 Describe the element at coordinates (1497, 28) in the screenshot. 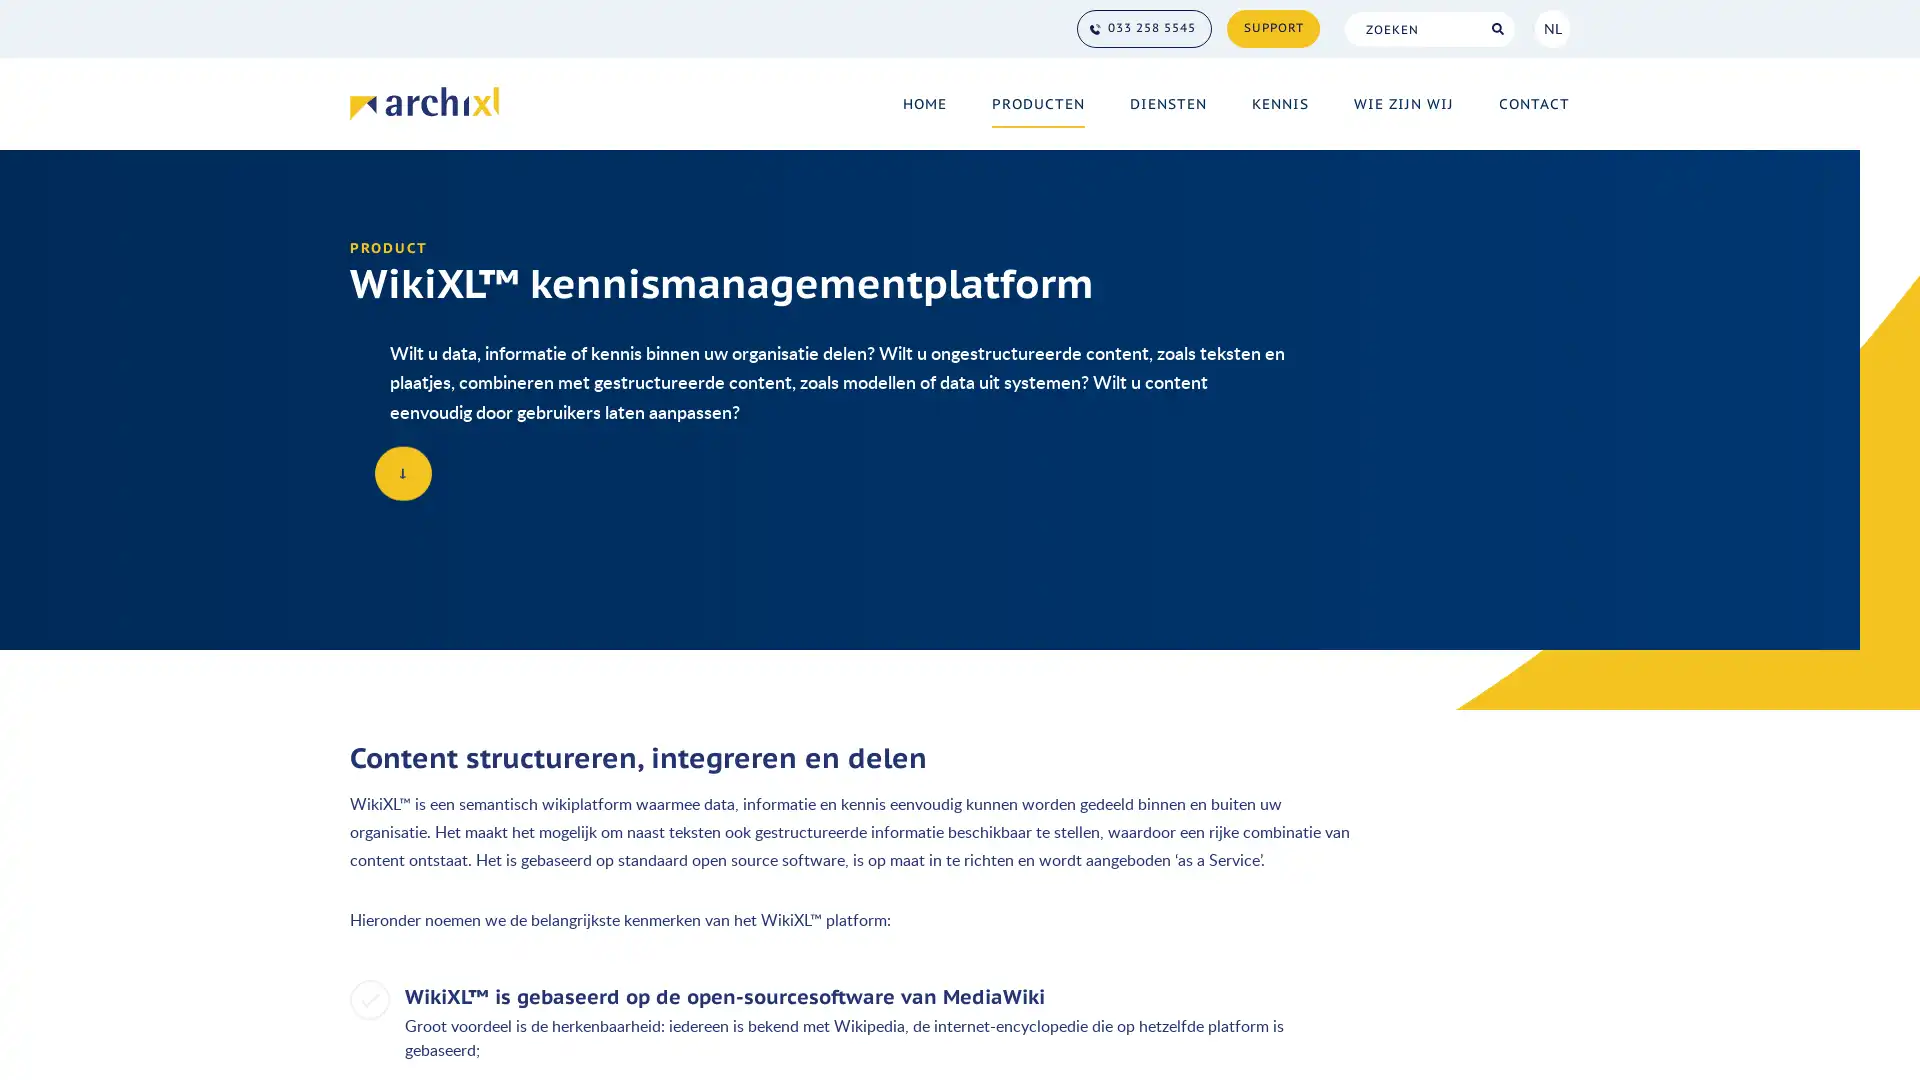

I see `Search` at that location.